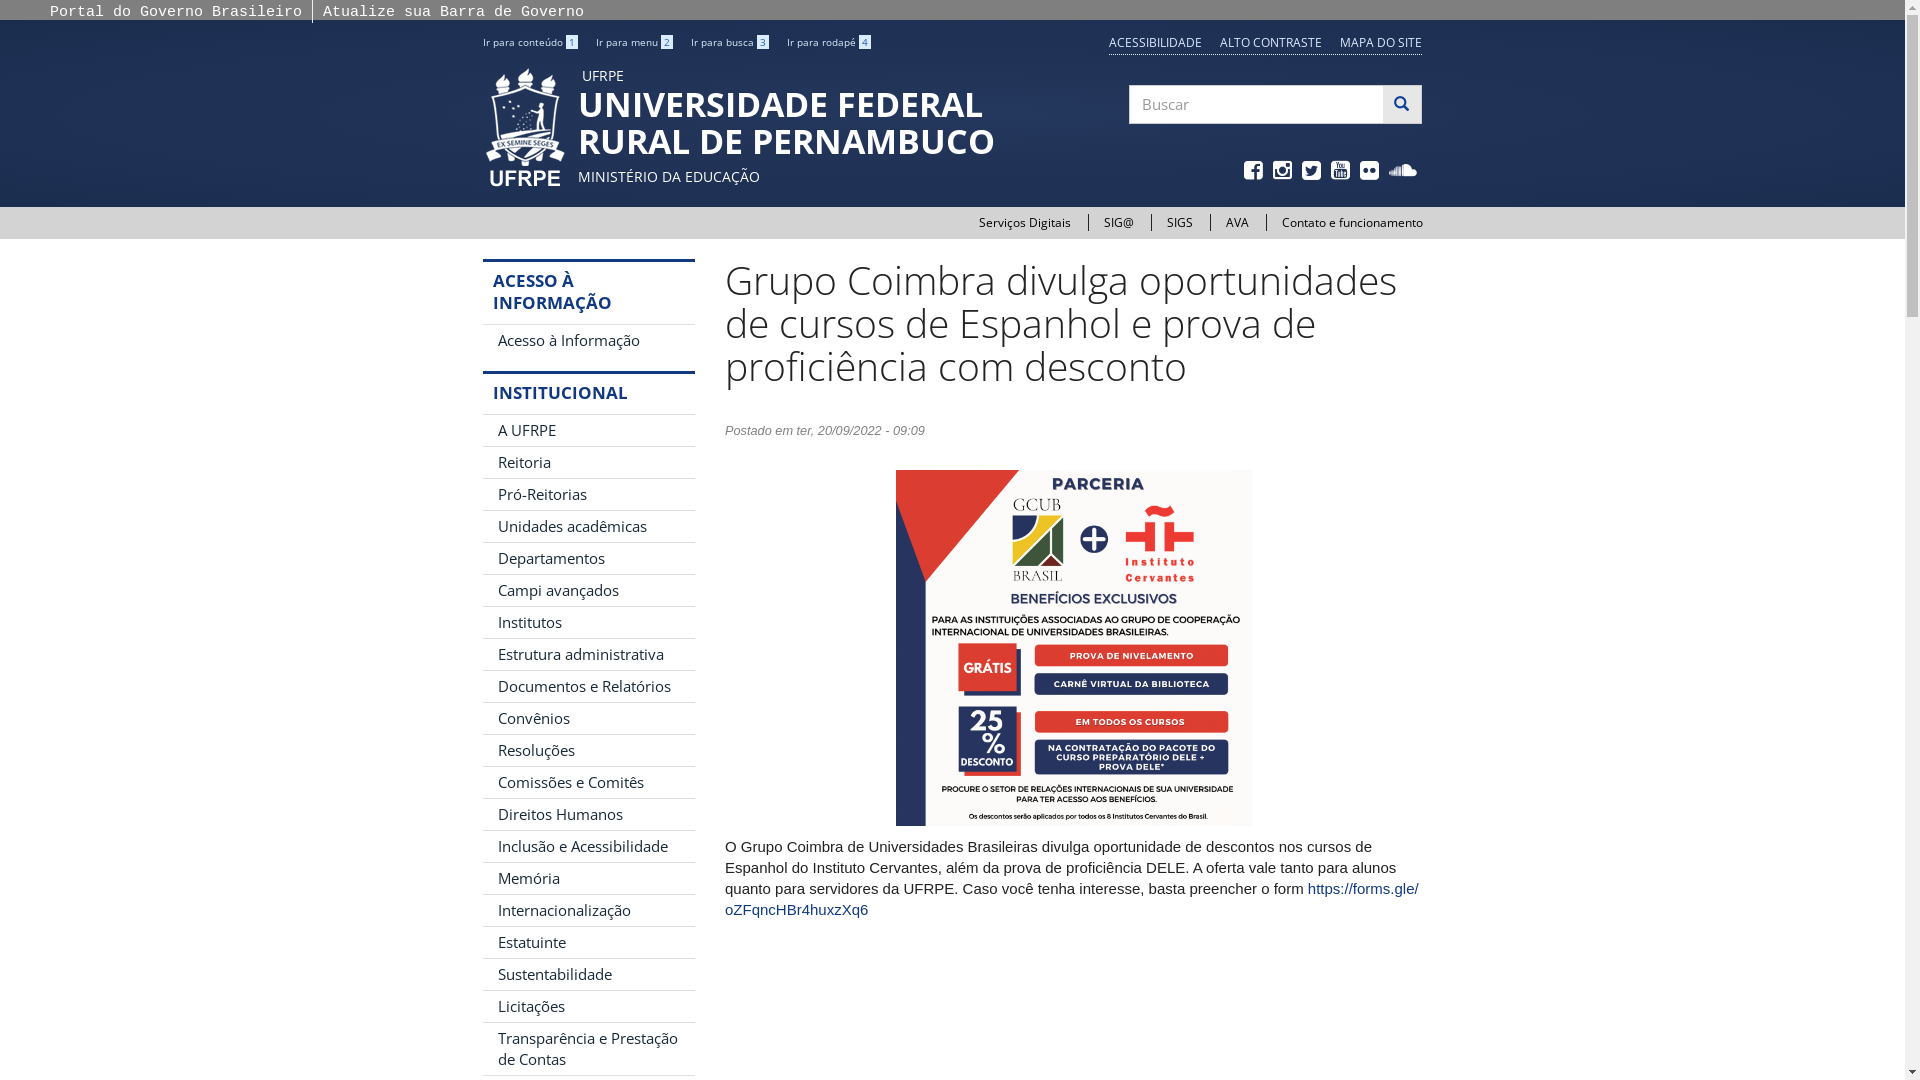 The width and height of the screenshot is (1920, 1080). What do you see at coordinates (1236, 222) in the screenshot?
I see `'AVA'` at bounding box center [1236, 222].